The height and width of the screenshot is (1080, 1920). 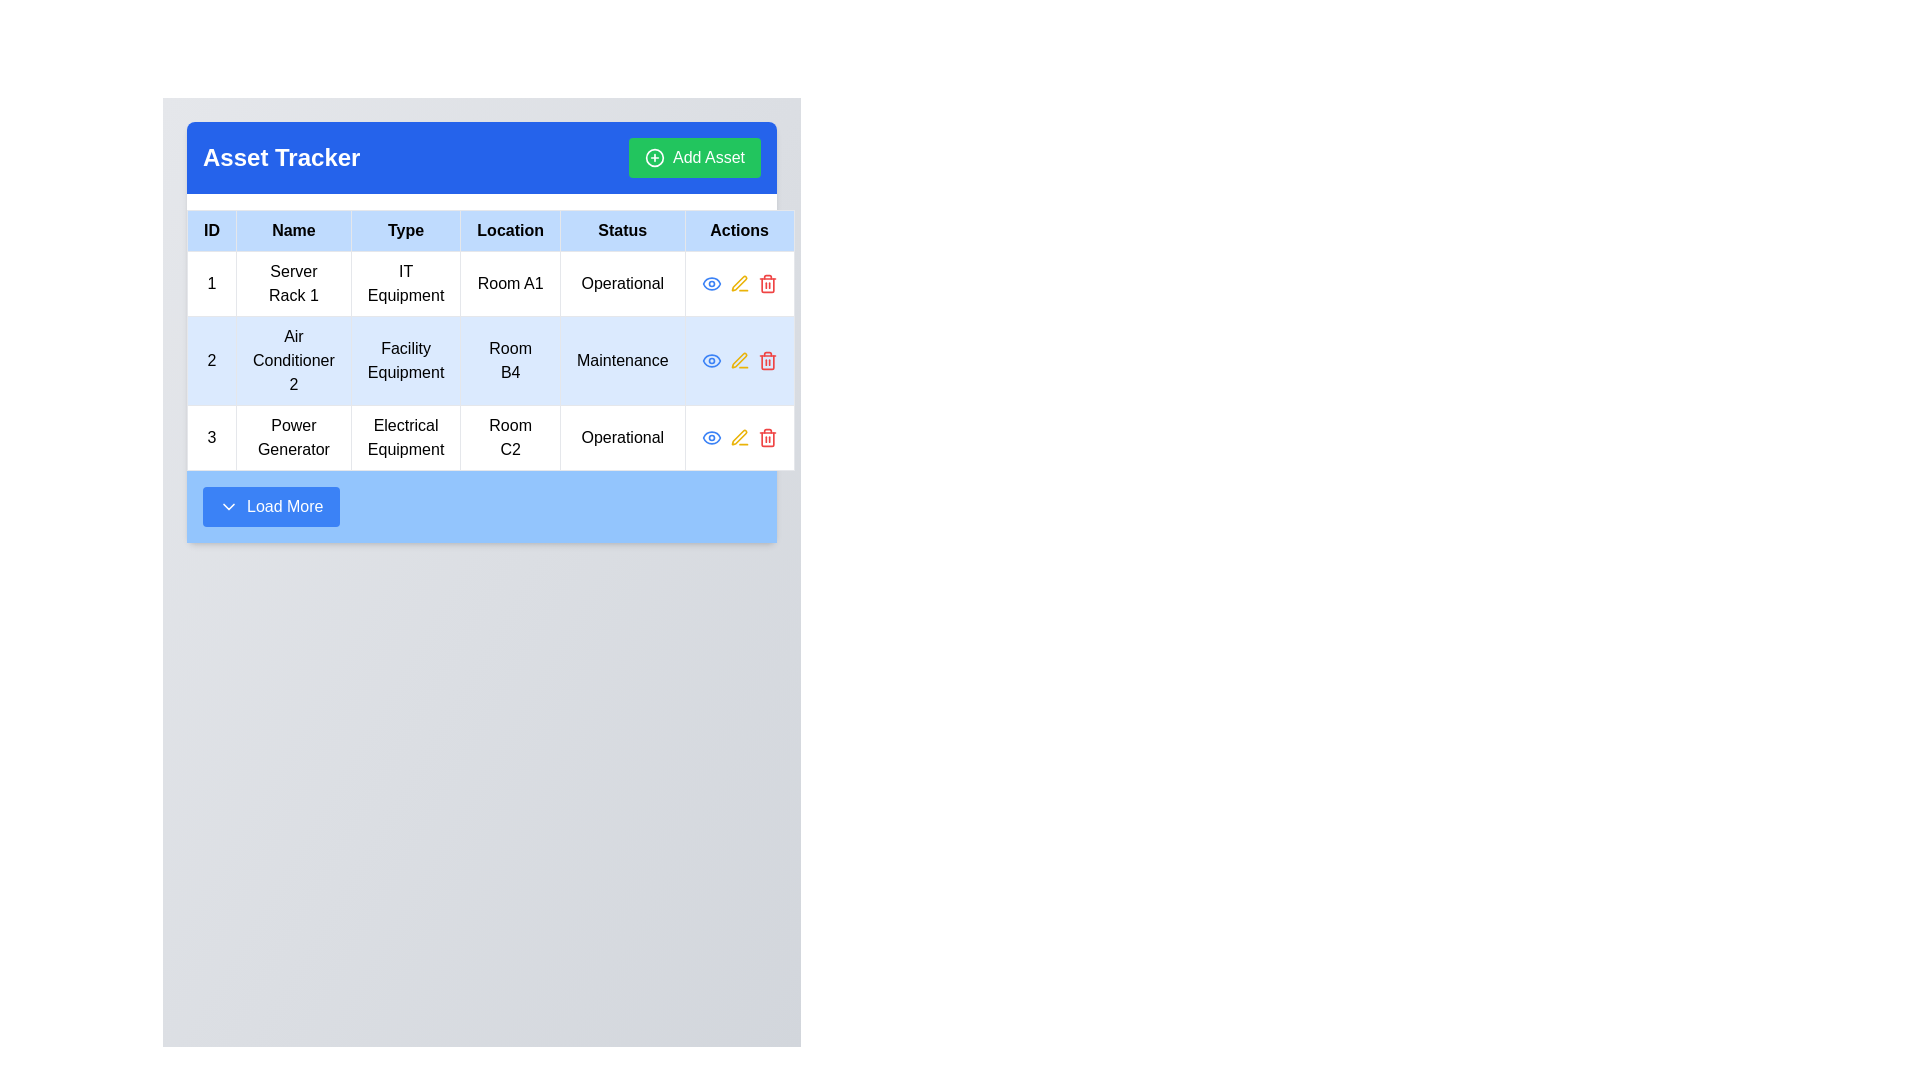 I want to click on the delete icon located as the last action icon in the 'Actions' column of the second row in the asset tracker interface to initiate a delete action, so click(x=766, y=361).